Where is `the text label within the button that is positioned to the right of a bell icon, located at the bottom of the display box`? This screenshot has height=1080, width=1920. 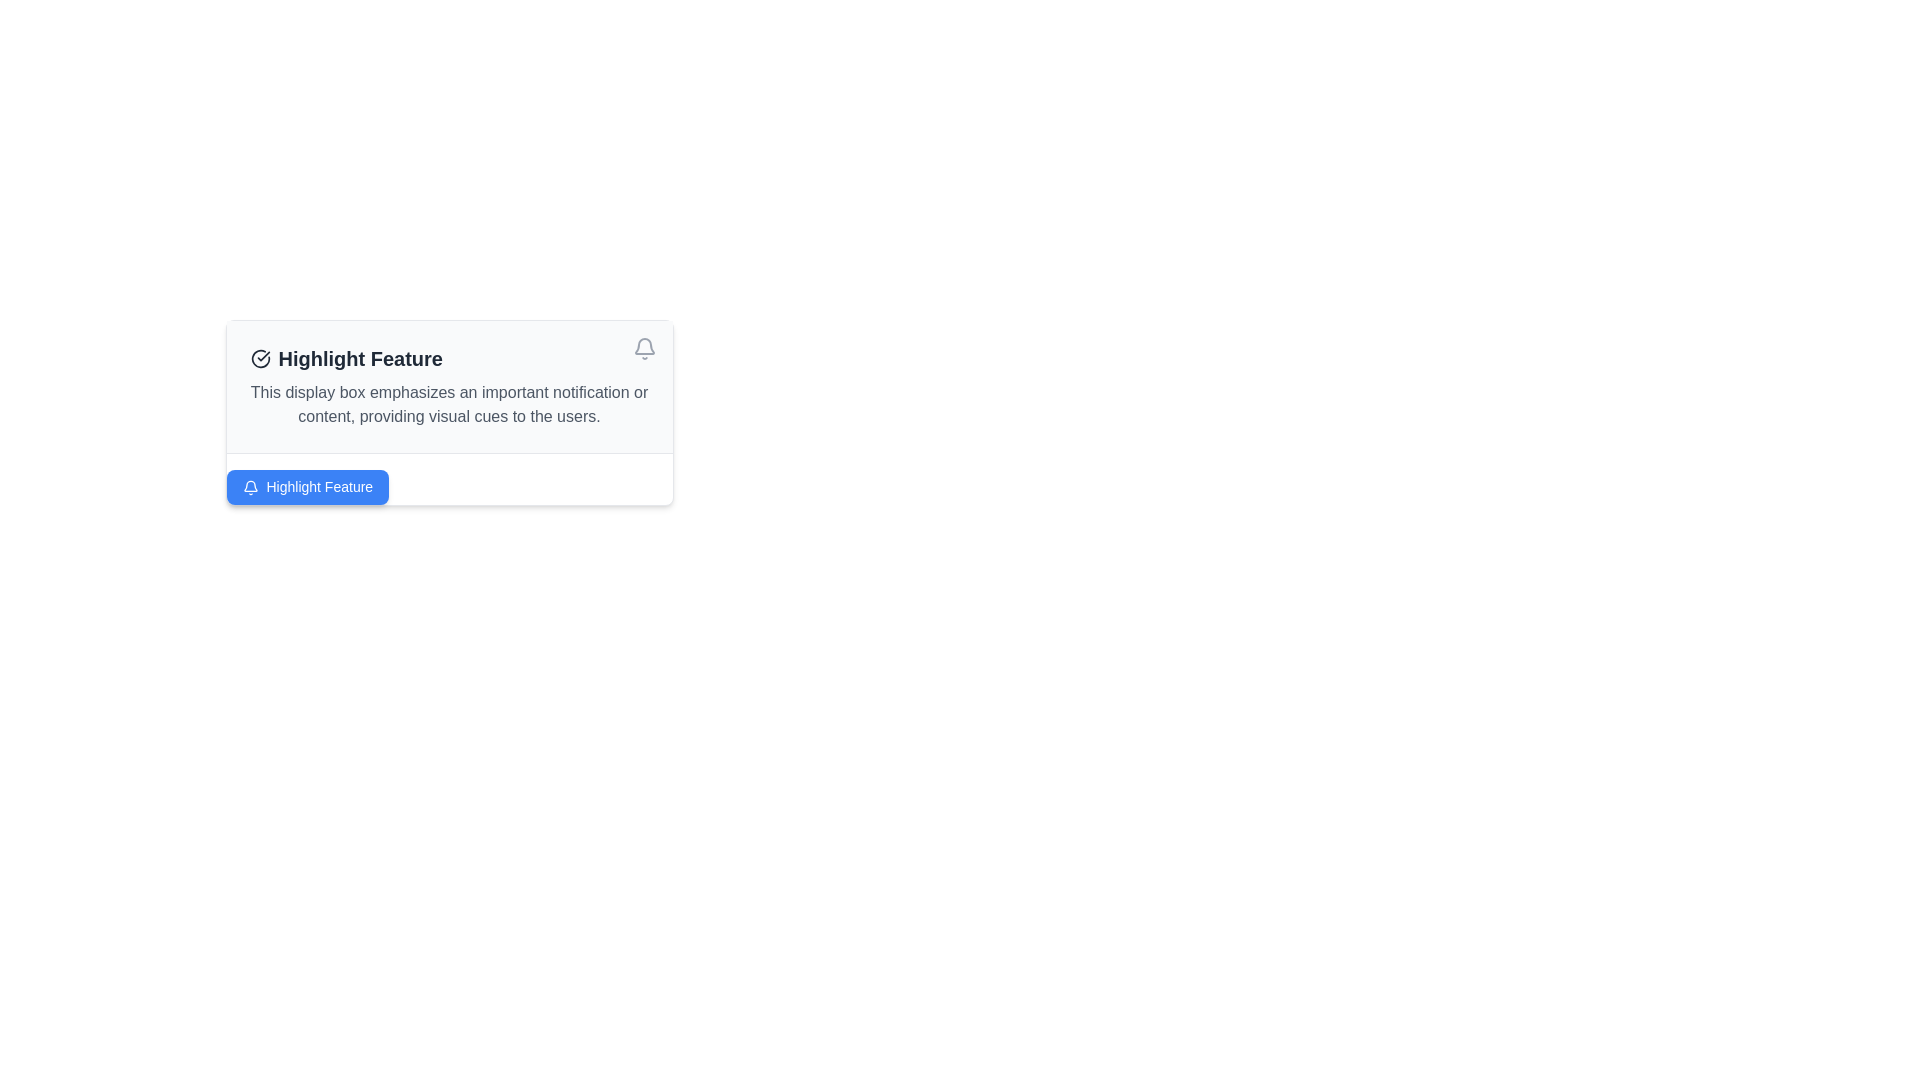 the text label within the button that is positioned to the right of a bell icon, located at the bottom of the display box is located at coordinates (318, 487).